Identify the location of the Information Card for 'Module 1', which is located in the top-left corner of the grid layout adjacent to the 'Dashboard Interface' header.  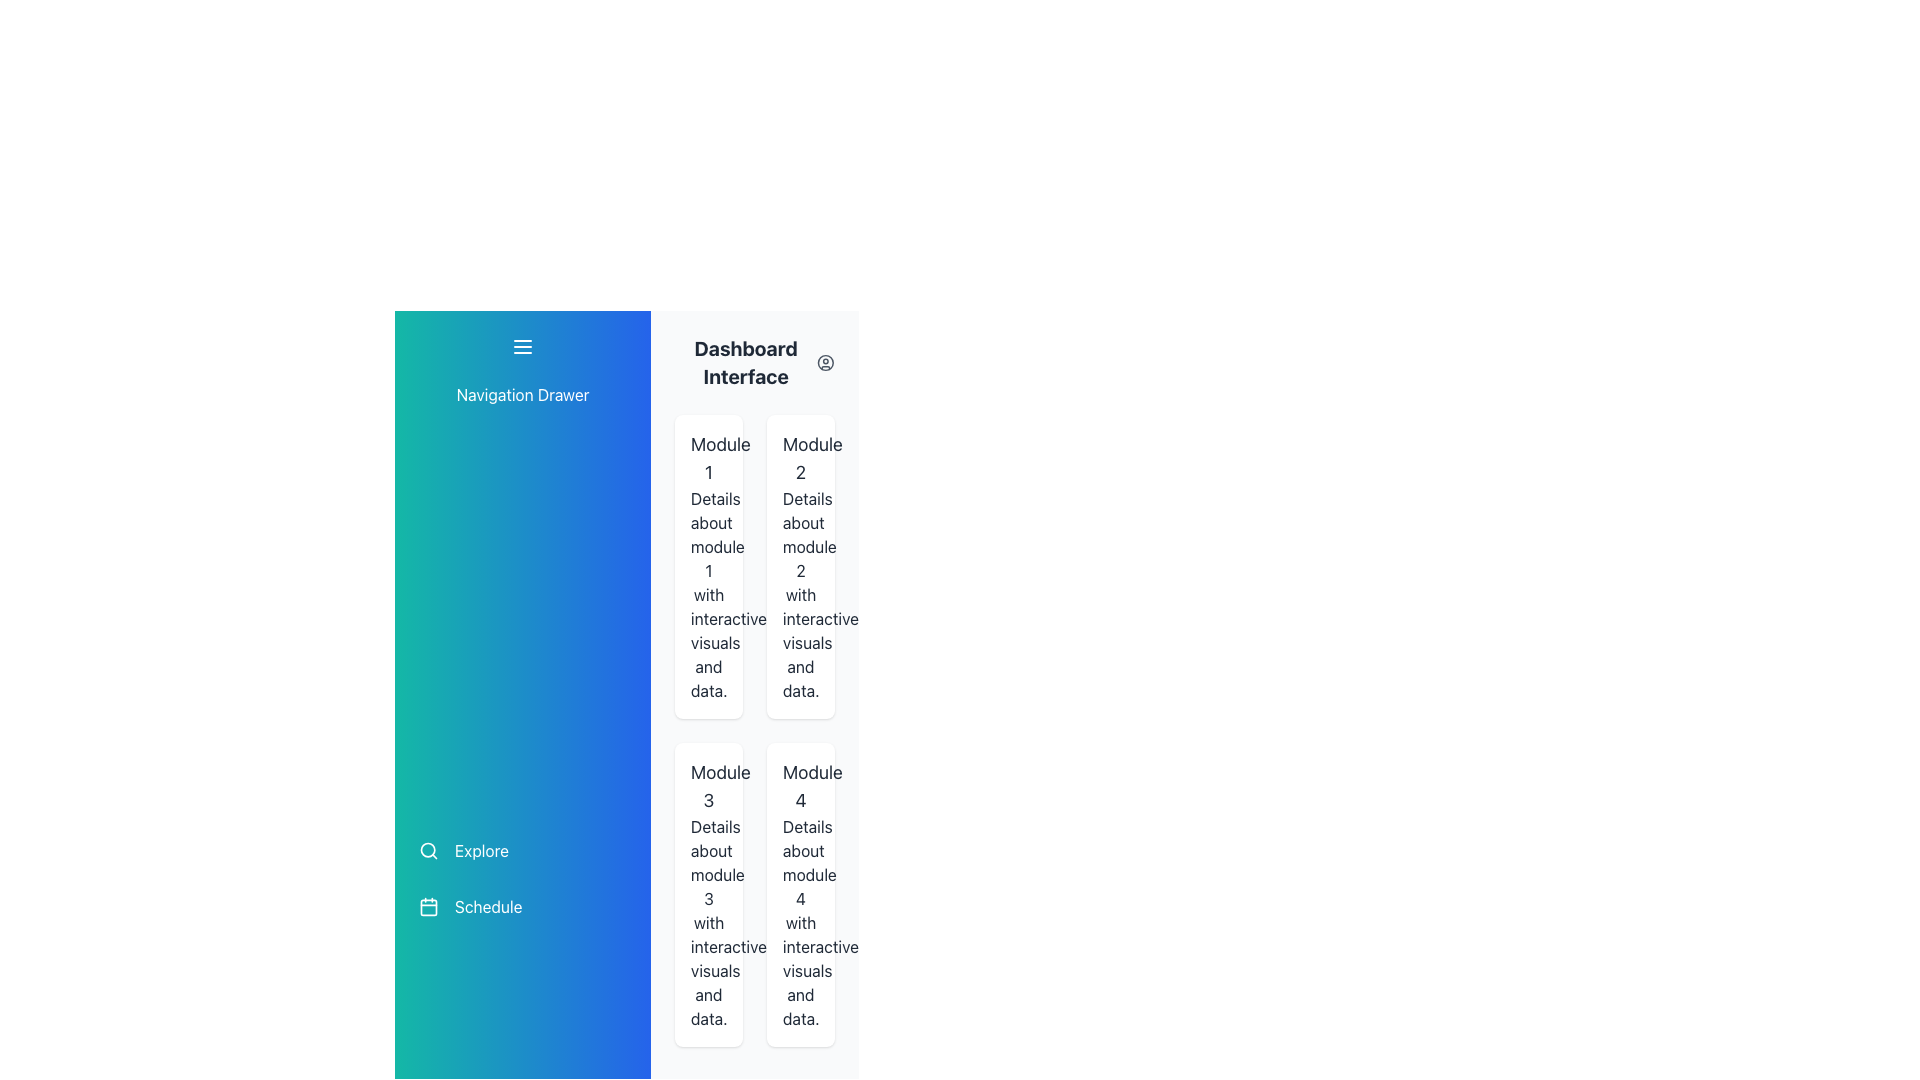
(709, 567).